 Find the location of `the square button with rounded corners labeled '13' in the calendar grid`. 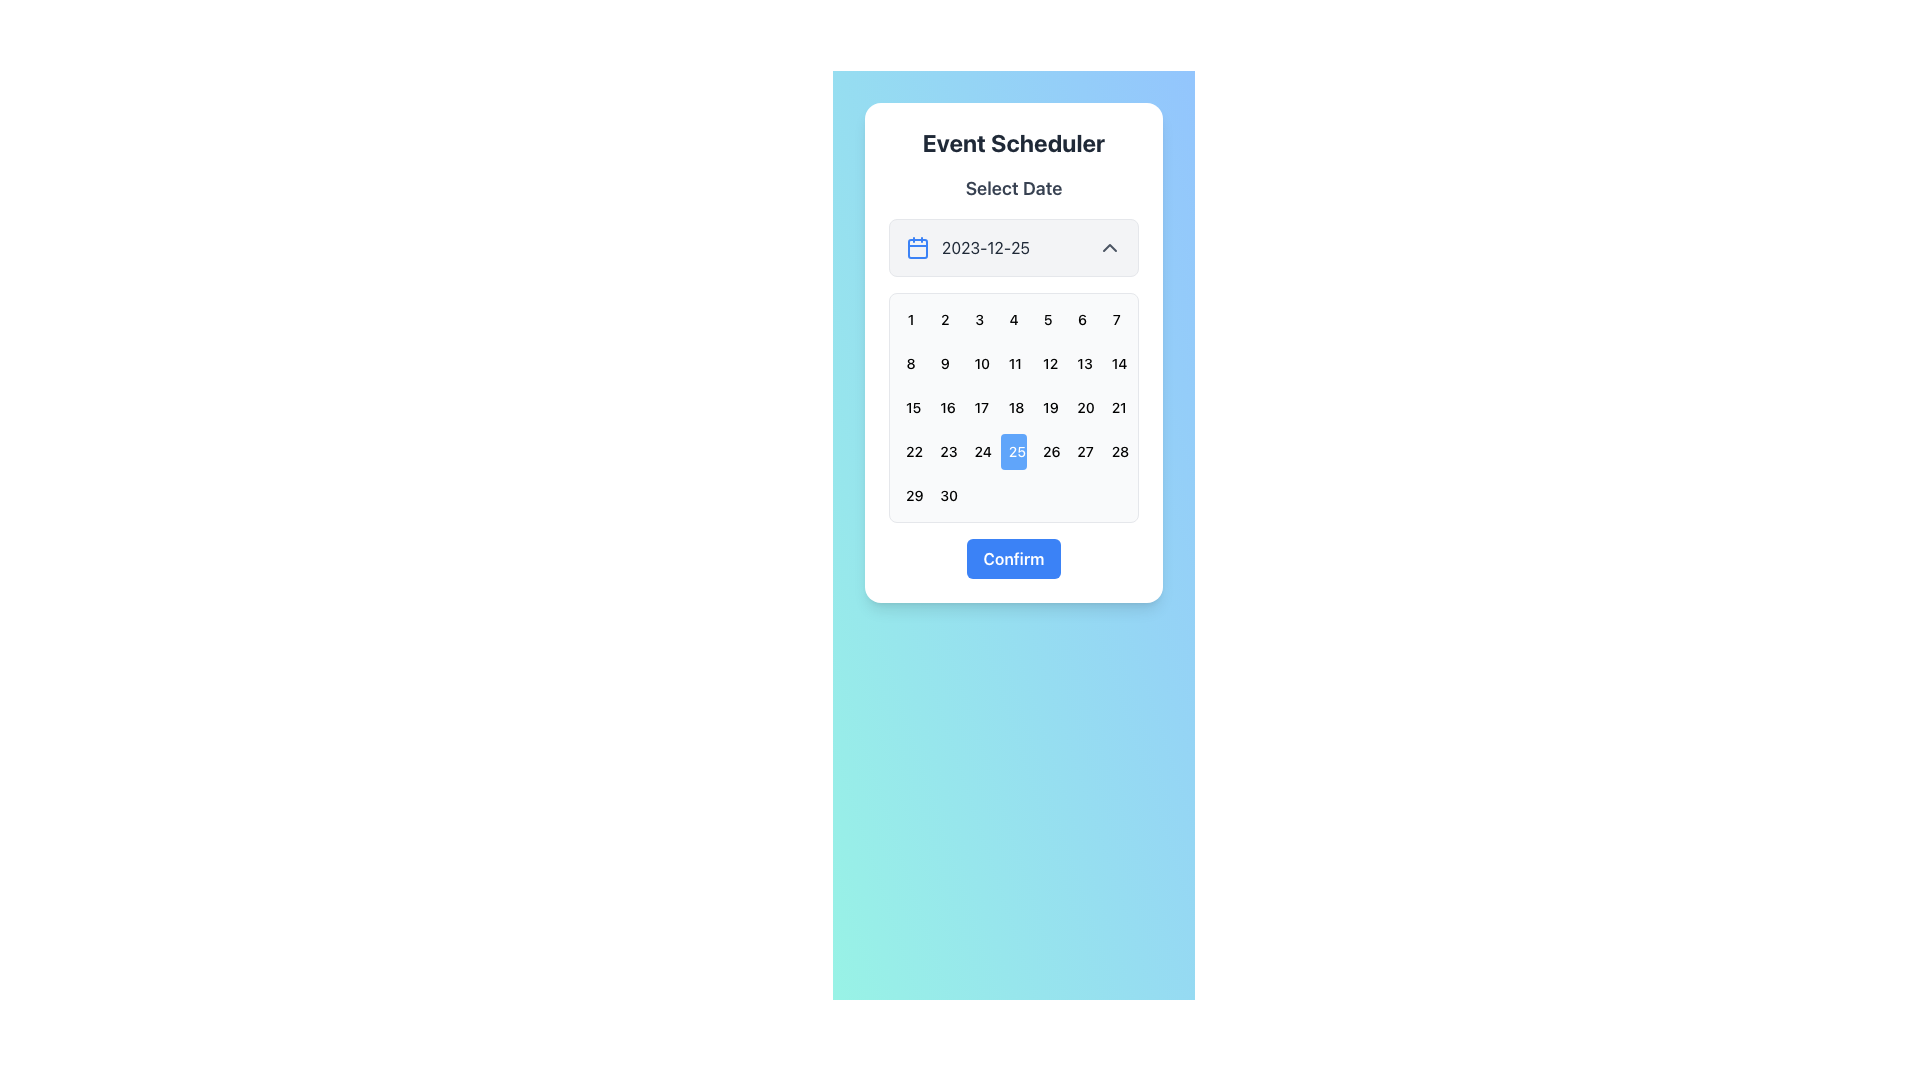

the square button with rounded corners labeled '13' in the calendar grid is located at coordinates (1081, 363).